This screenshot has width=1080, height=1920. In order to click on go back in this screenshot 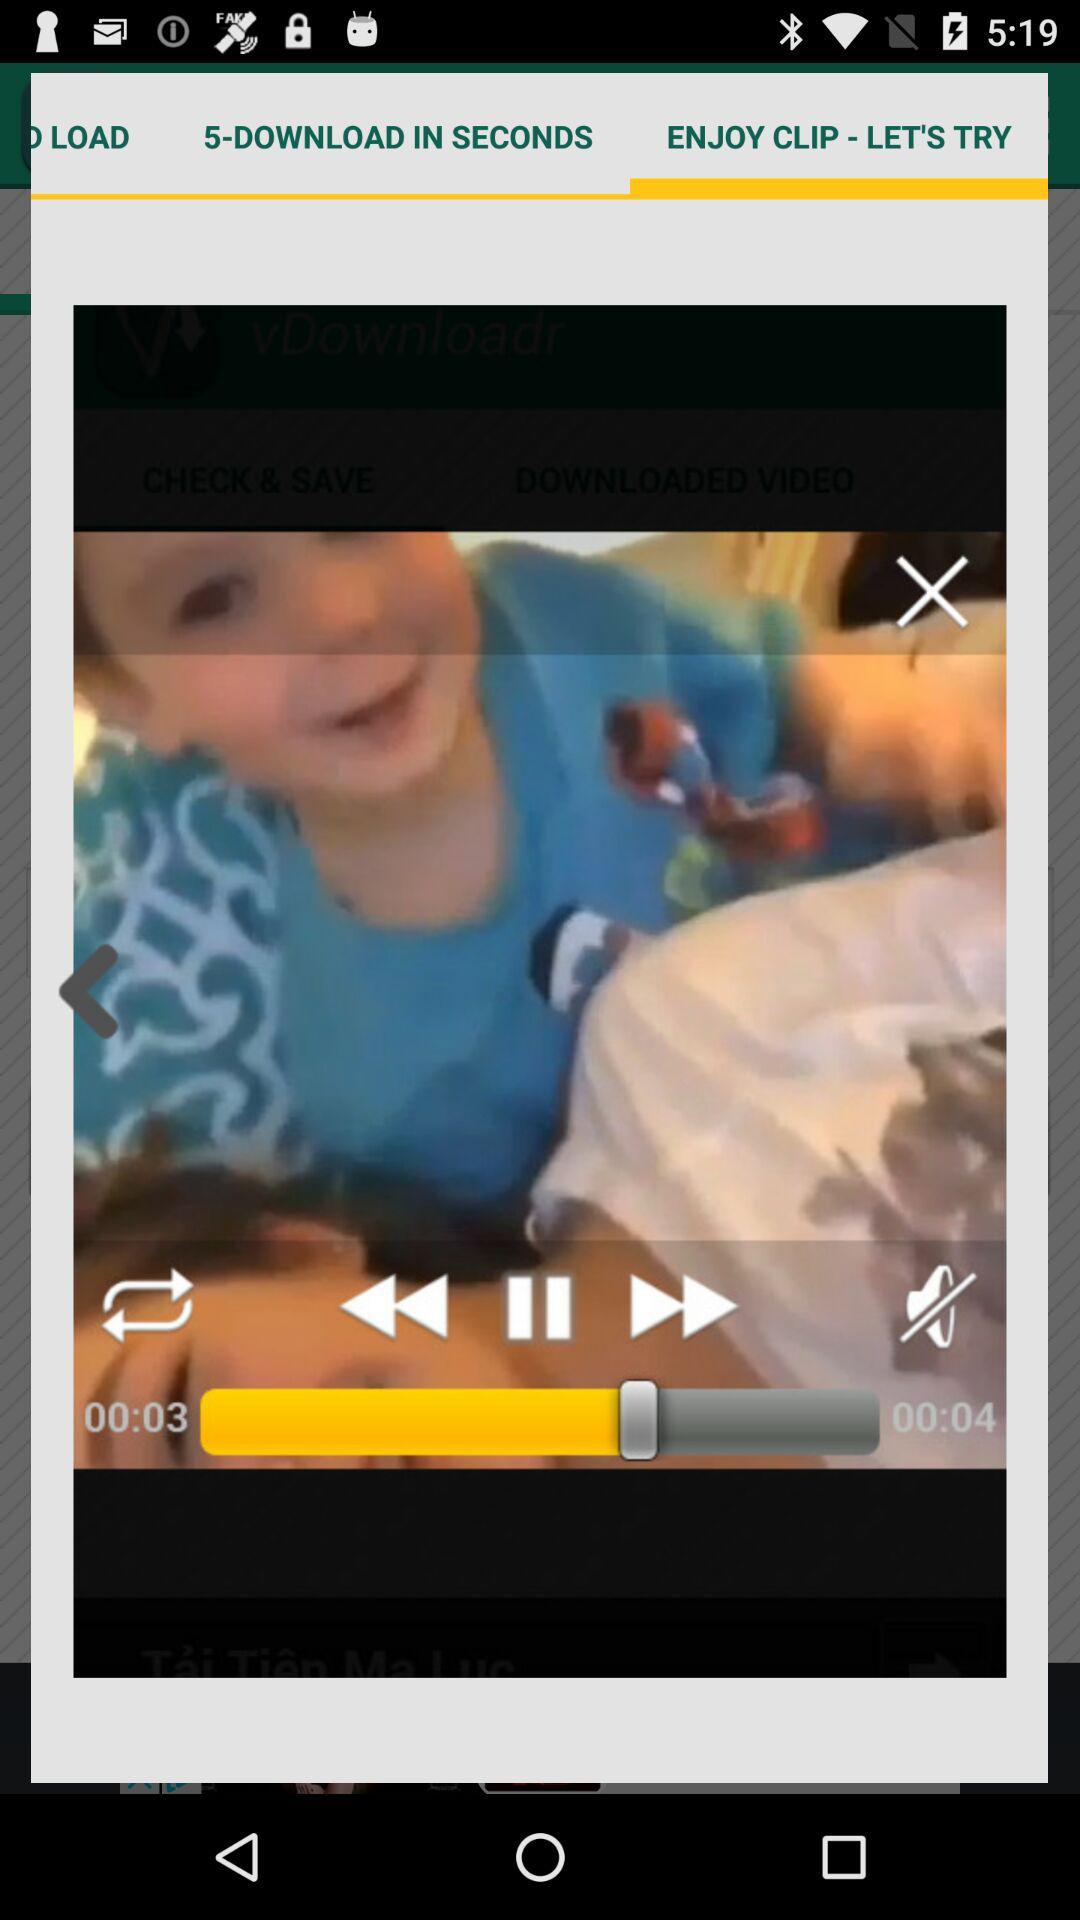, I will do `click(94, 991)`.